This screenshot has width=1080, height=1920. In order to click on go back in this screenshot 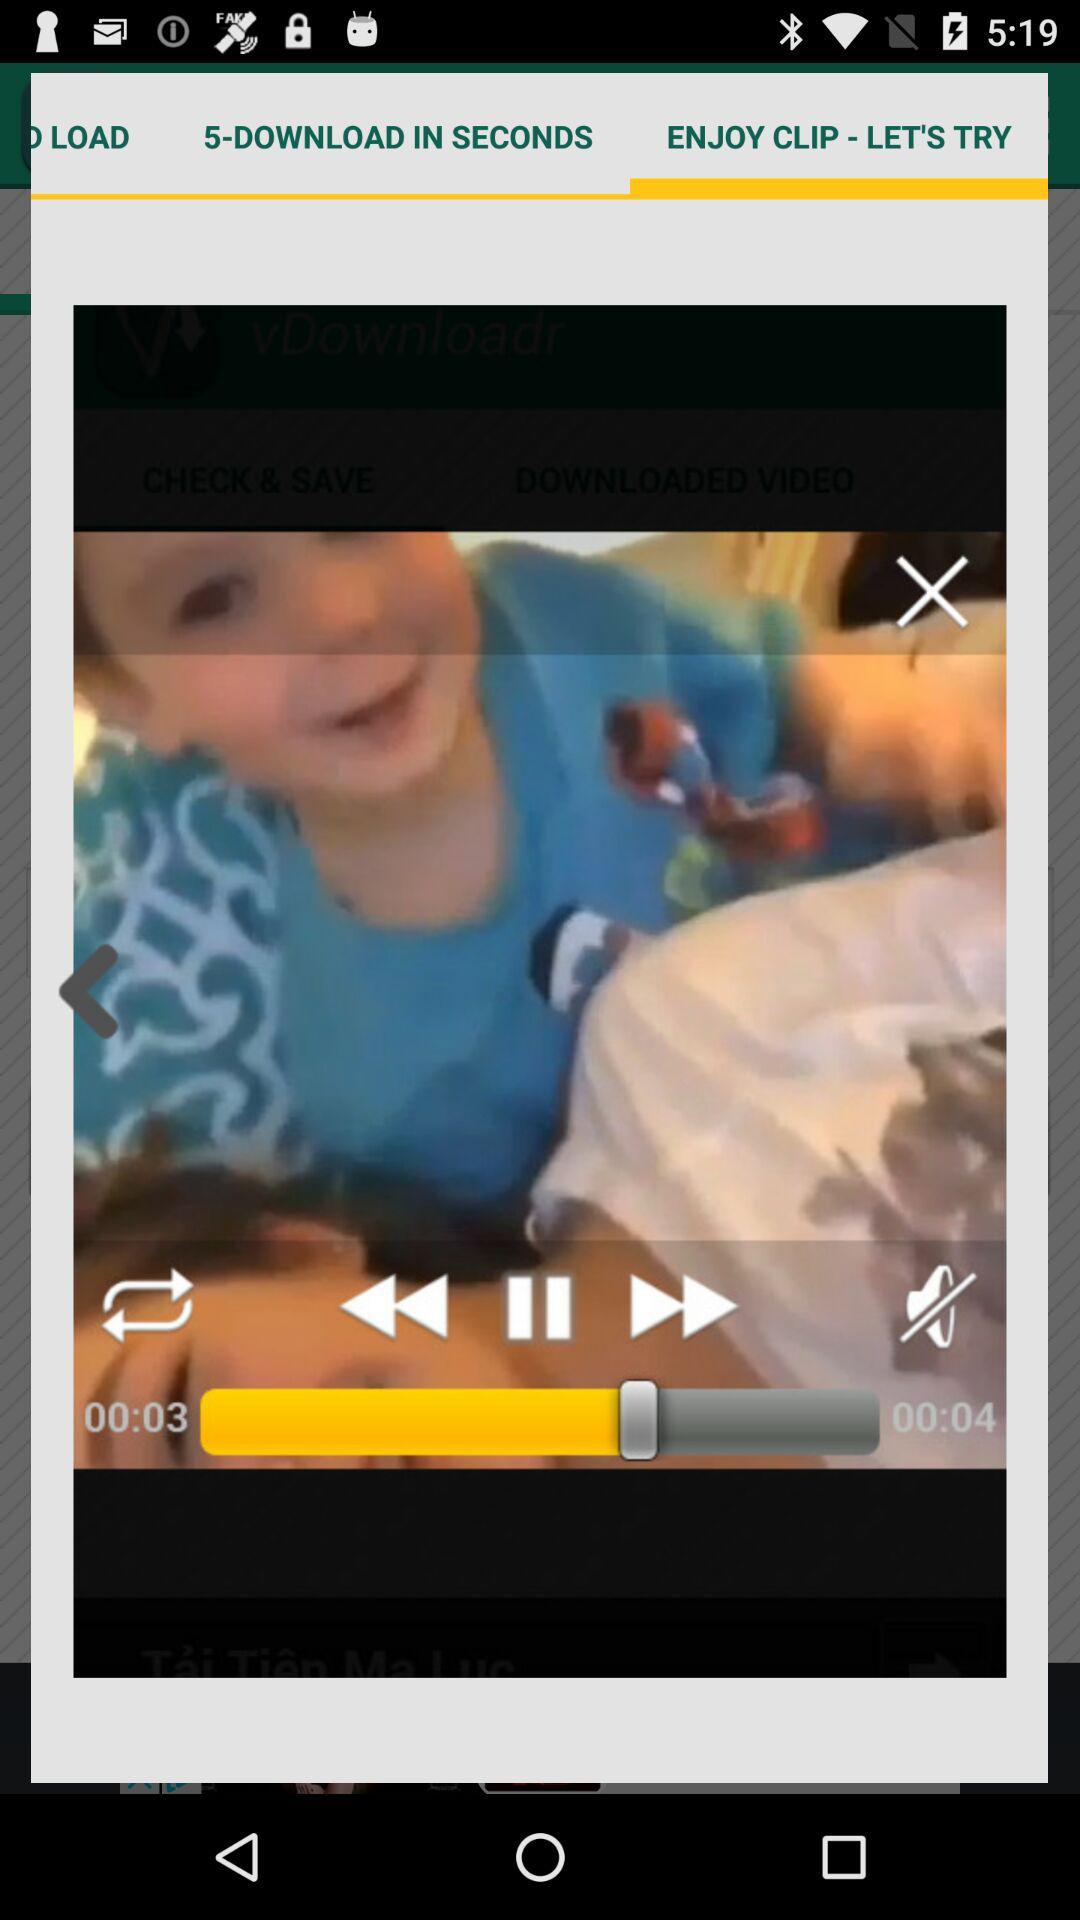, I will do `click(94, 991)`.